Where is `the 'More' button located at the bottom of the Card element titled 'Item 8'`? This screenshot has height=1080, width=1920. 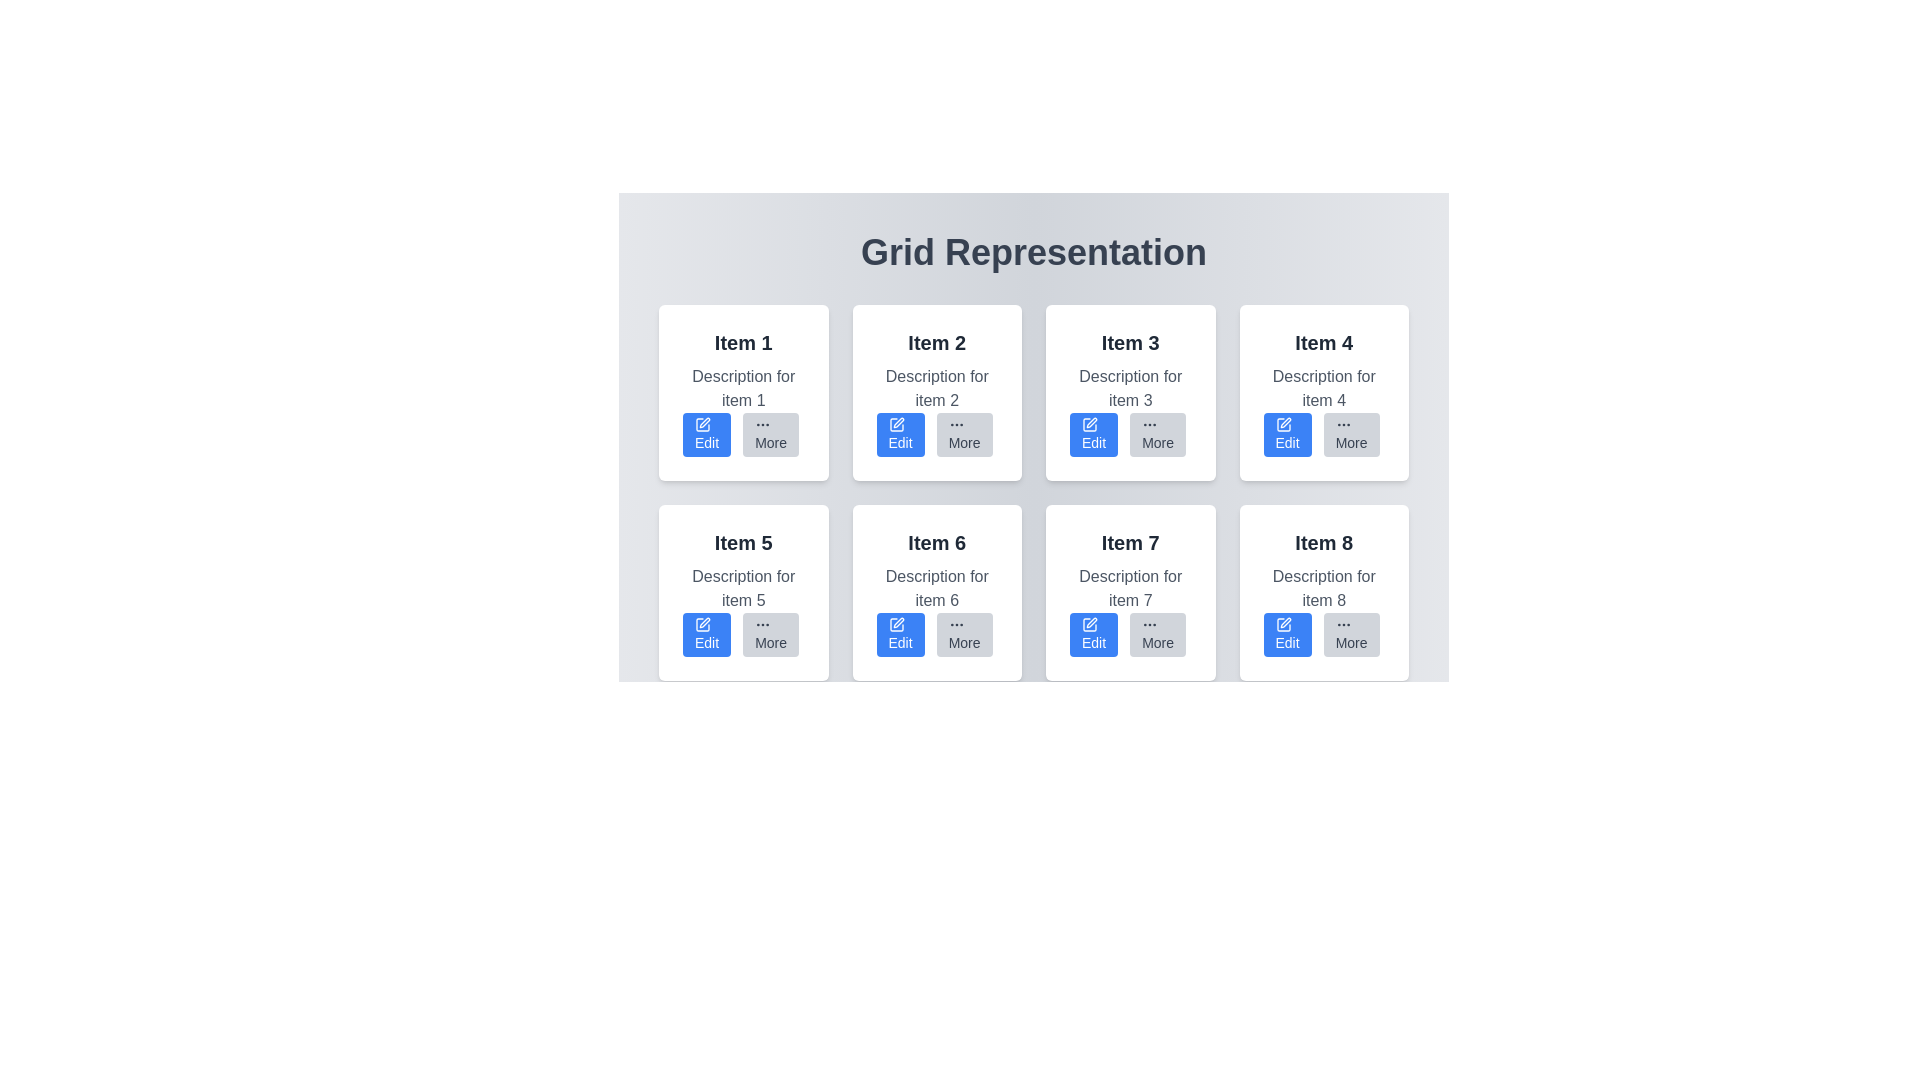 the 'More' button located at the bottom of the Card element titled 'Item 8' is located at coordinates (1324, 592).